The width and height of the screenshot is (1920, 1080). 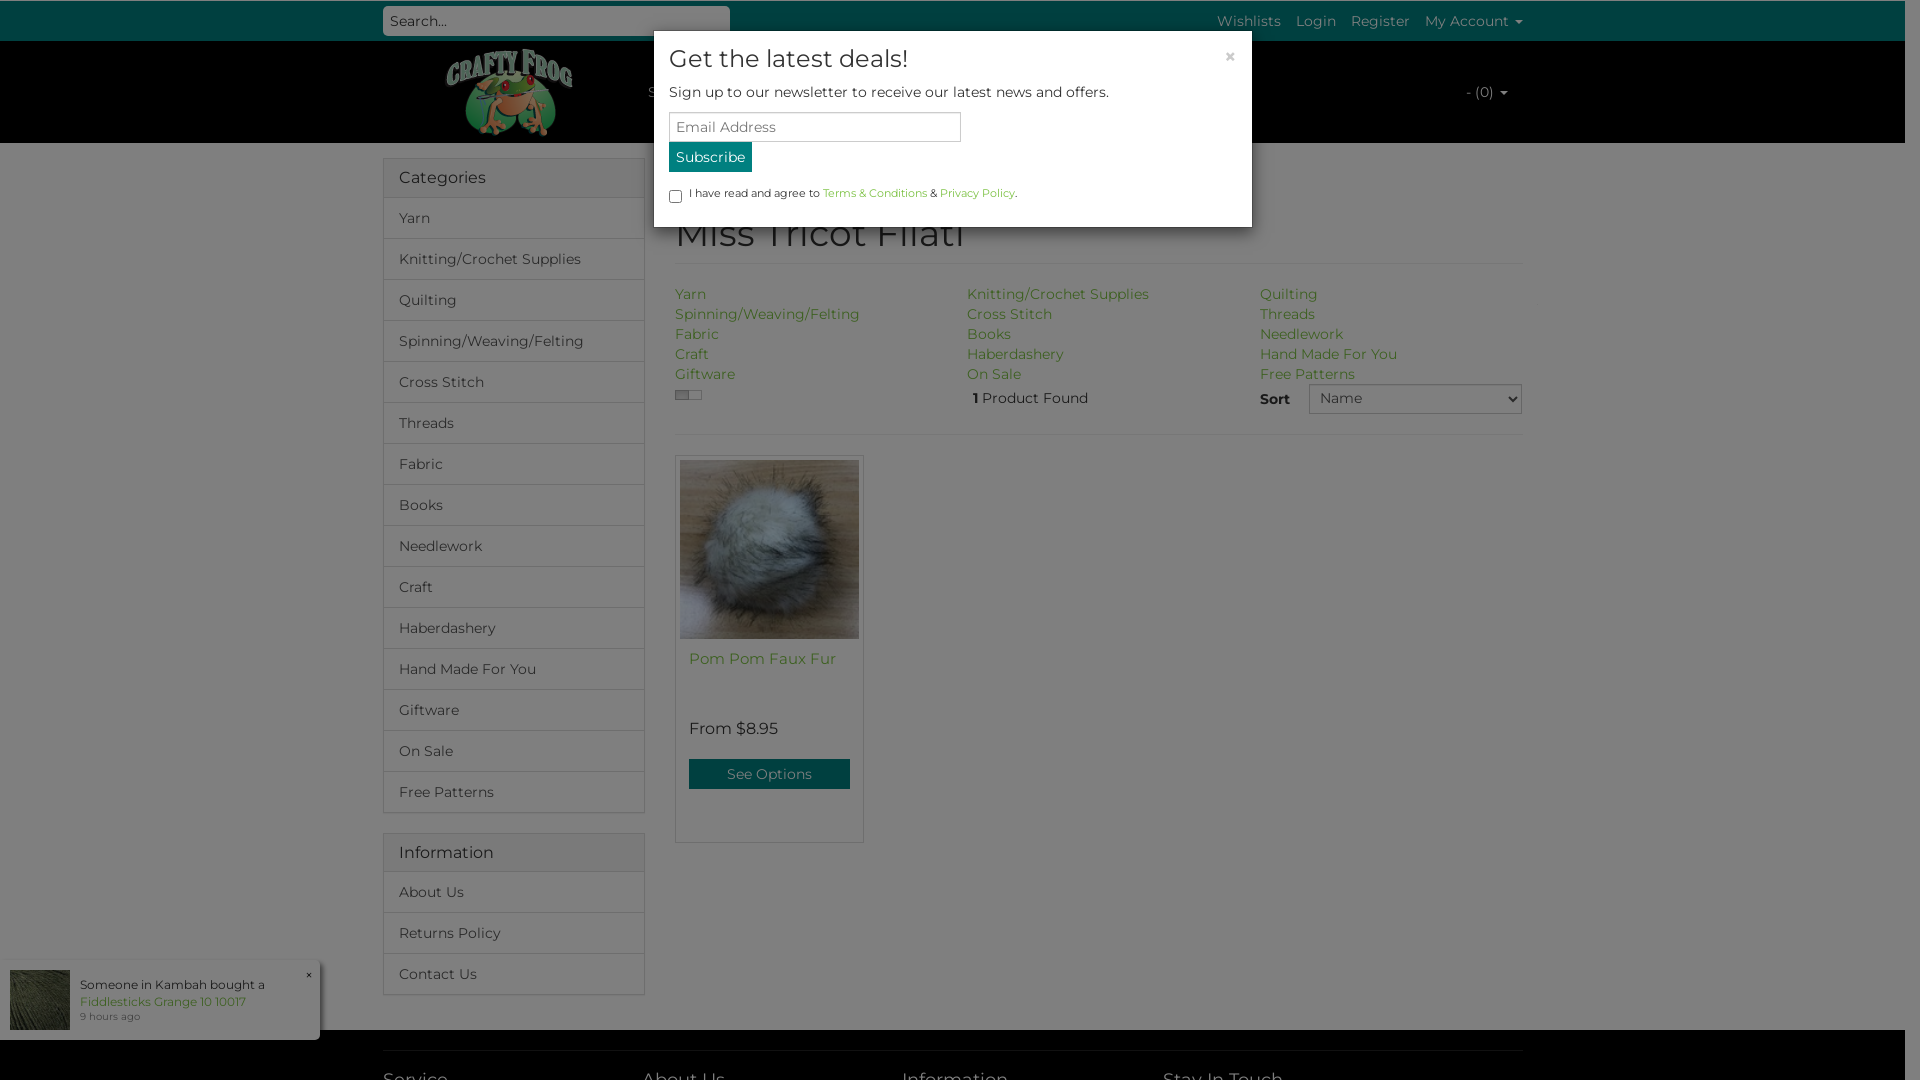 What do you see at coordinates (514, 218) in the screenshot?
I see `'Yarn'` at bounding box center [514, 218].